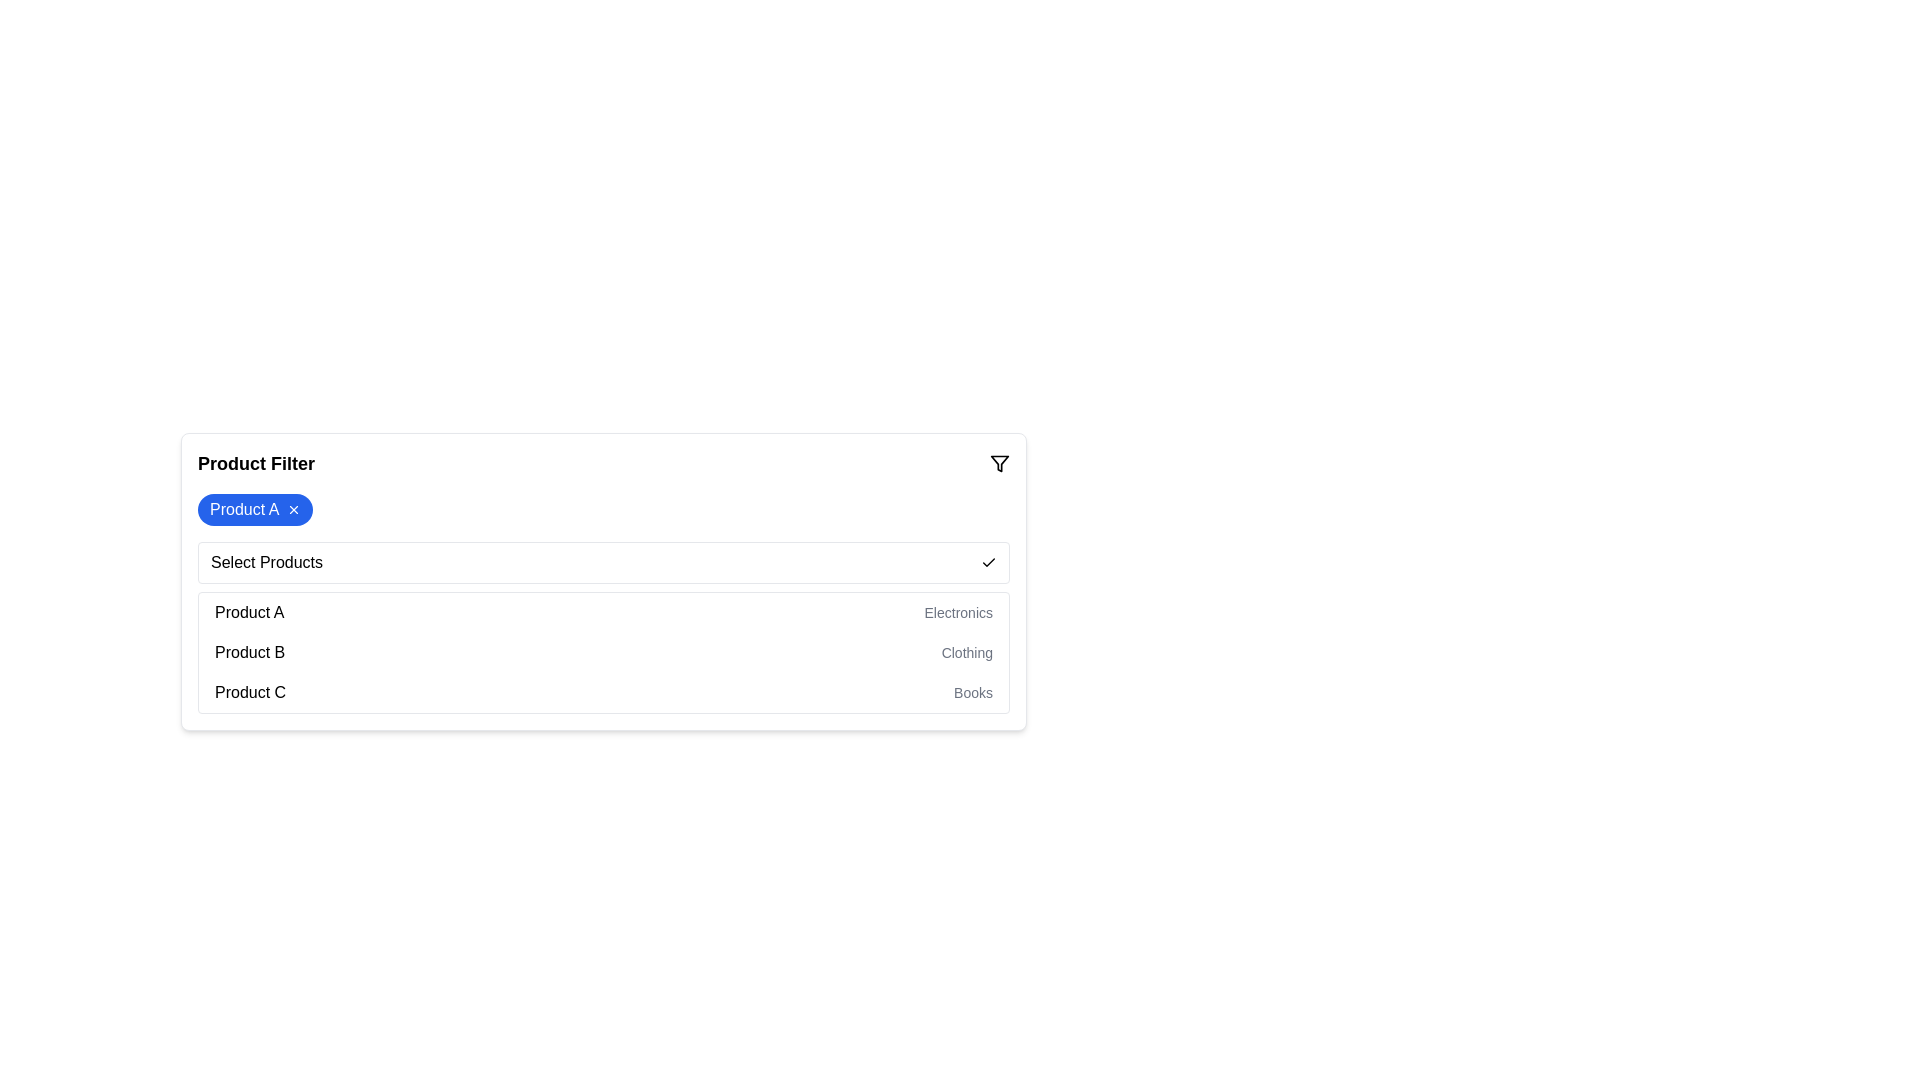 Image resolution: width=1920 pixels, height=1080 pixels. I want to click on the list item displaying the product category 'Product C' which shows 'Books' on the right, so click(603, 692).